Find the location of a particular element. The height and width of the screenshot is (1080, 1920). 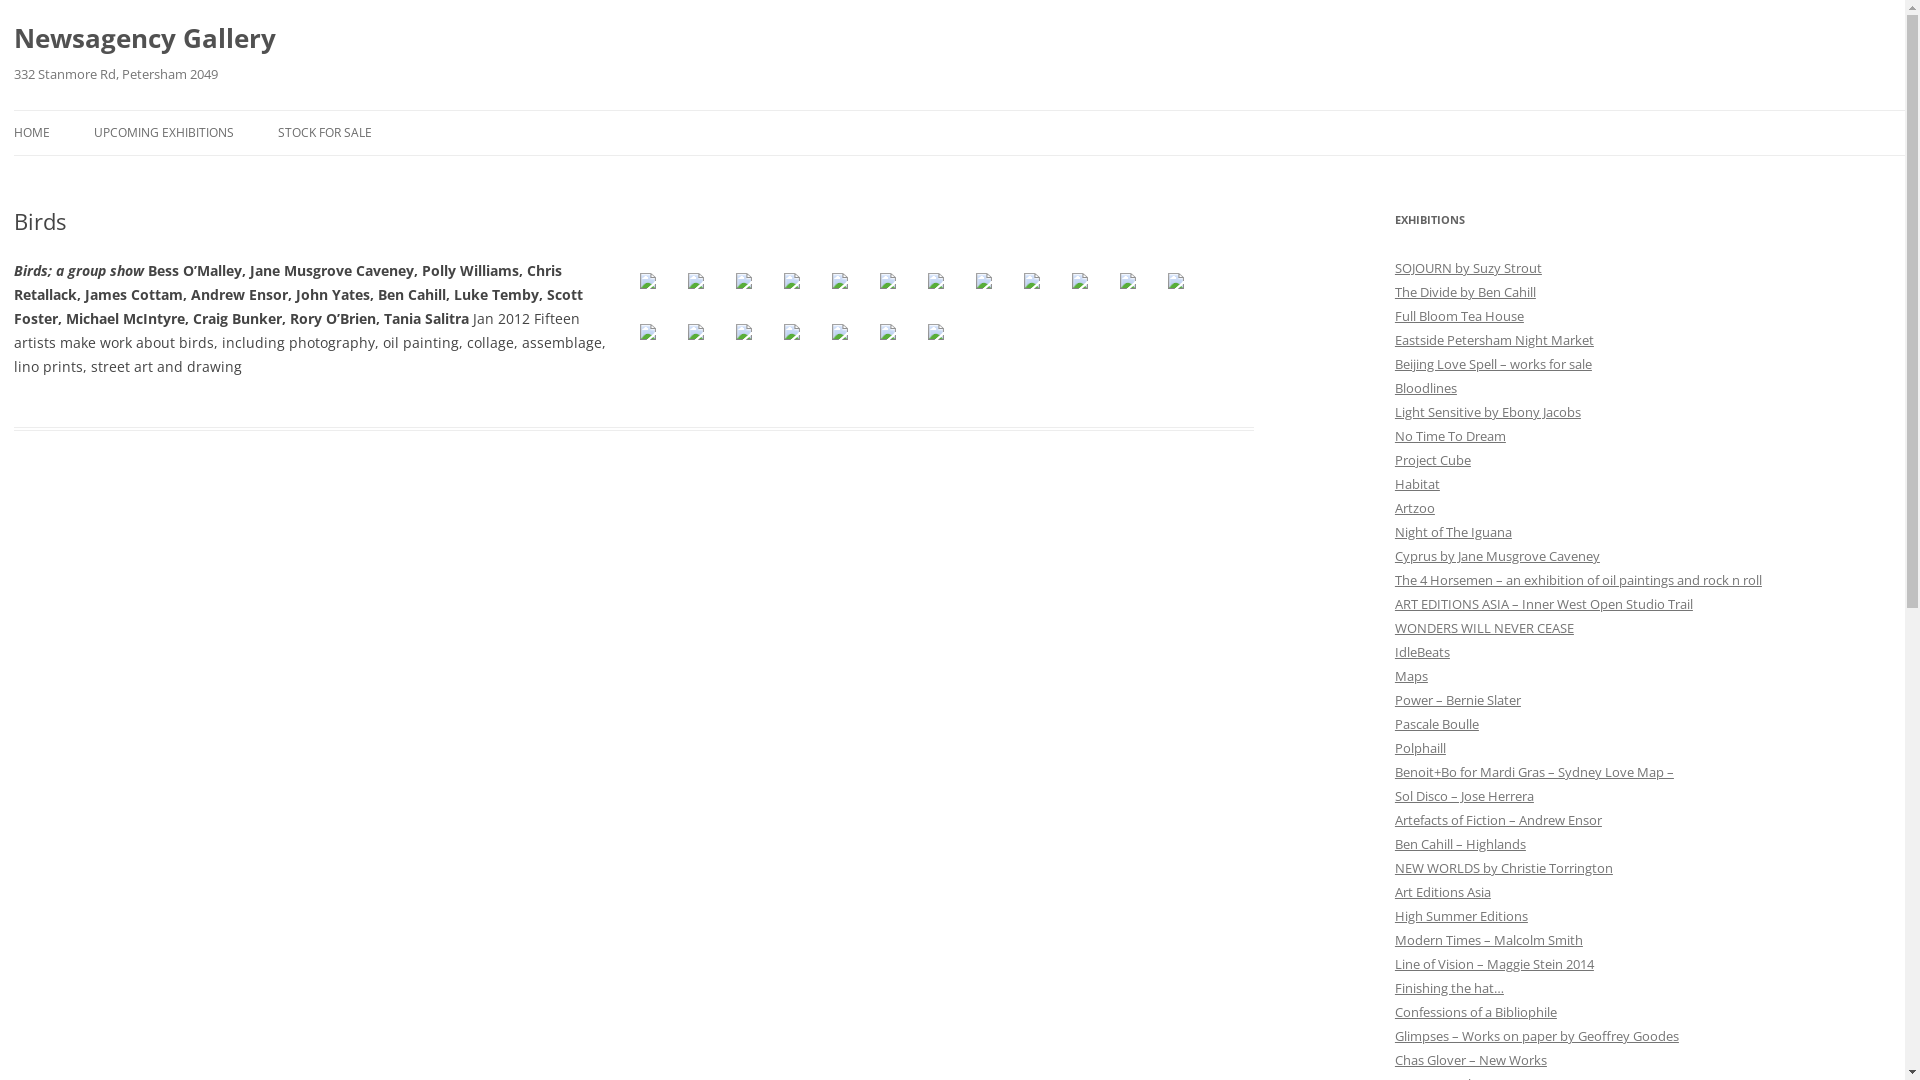

'Polphaill' is located at coordinates (1419, 748).